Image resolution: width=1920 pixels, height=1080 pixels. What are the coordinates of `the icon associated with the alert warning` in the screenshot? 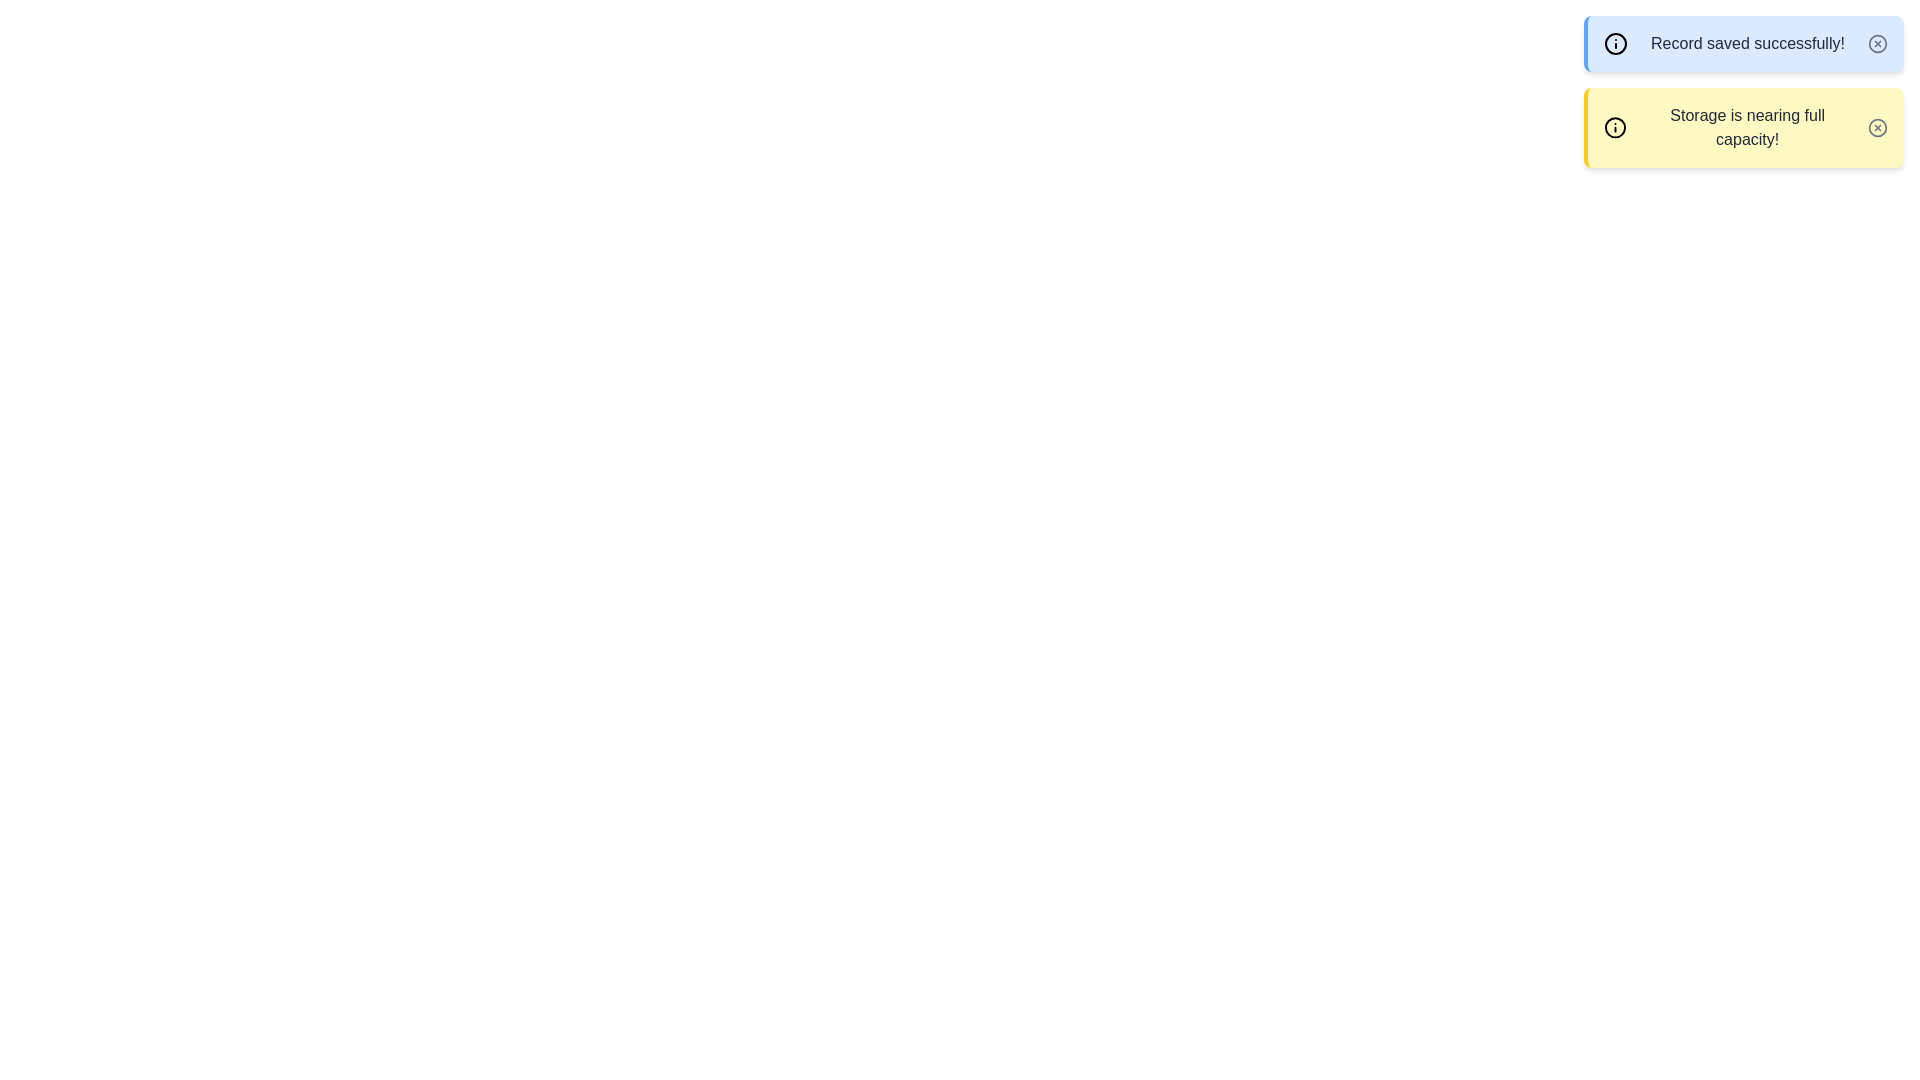 It's located at (1616, 127).